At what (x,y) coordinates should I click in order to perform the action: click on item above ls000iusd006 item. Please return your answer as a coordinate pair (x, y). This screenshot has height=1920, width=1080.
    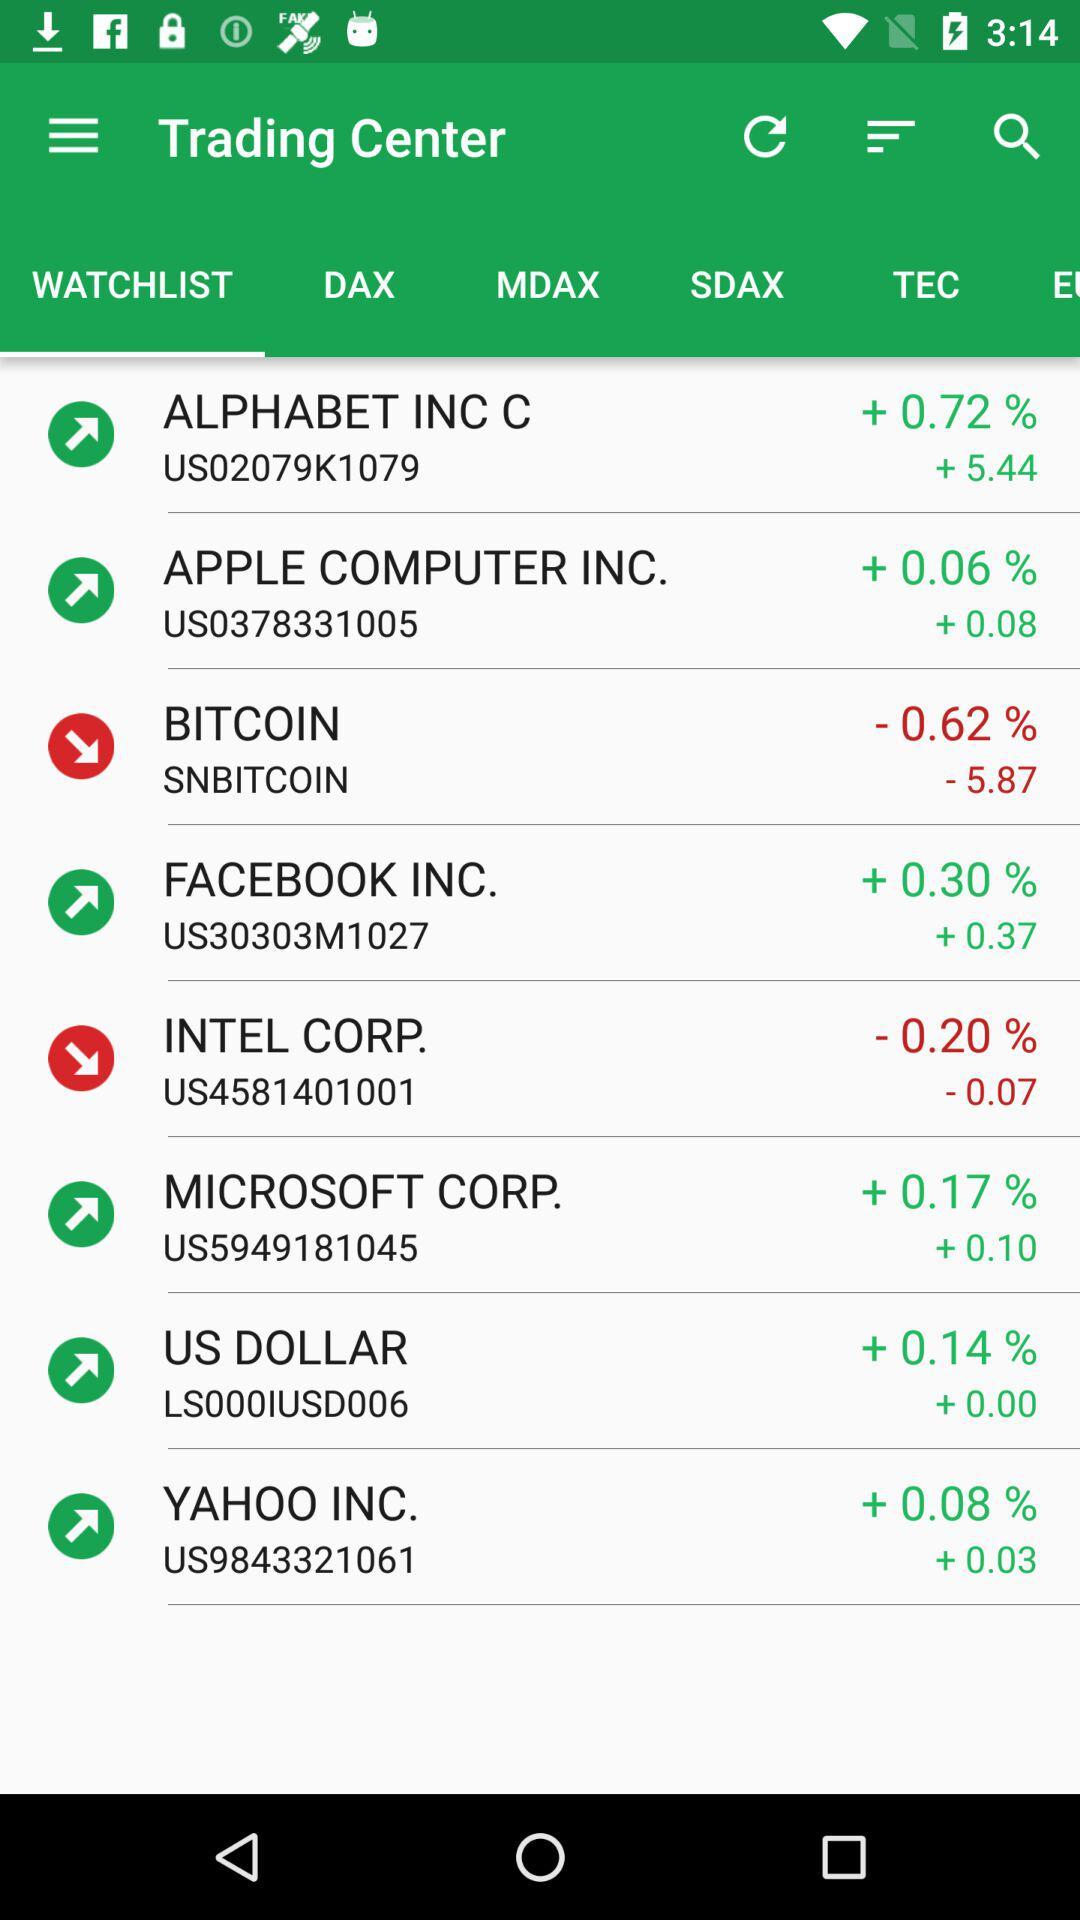
    Looking at the image, I should click on (490, 1345).